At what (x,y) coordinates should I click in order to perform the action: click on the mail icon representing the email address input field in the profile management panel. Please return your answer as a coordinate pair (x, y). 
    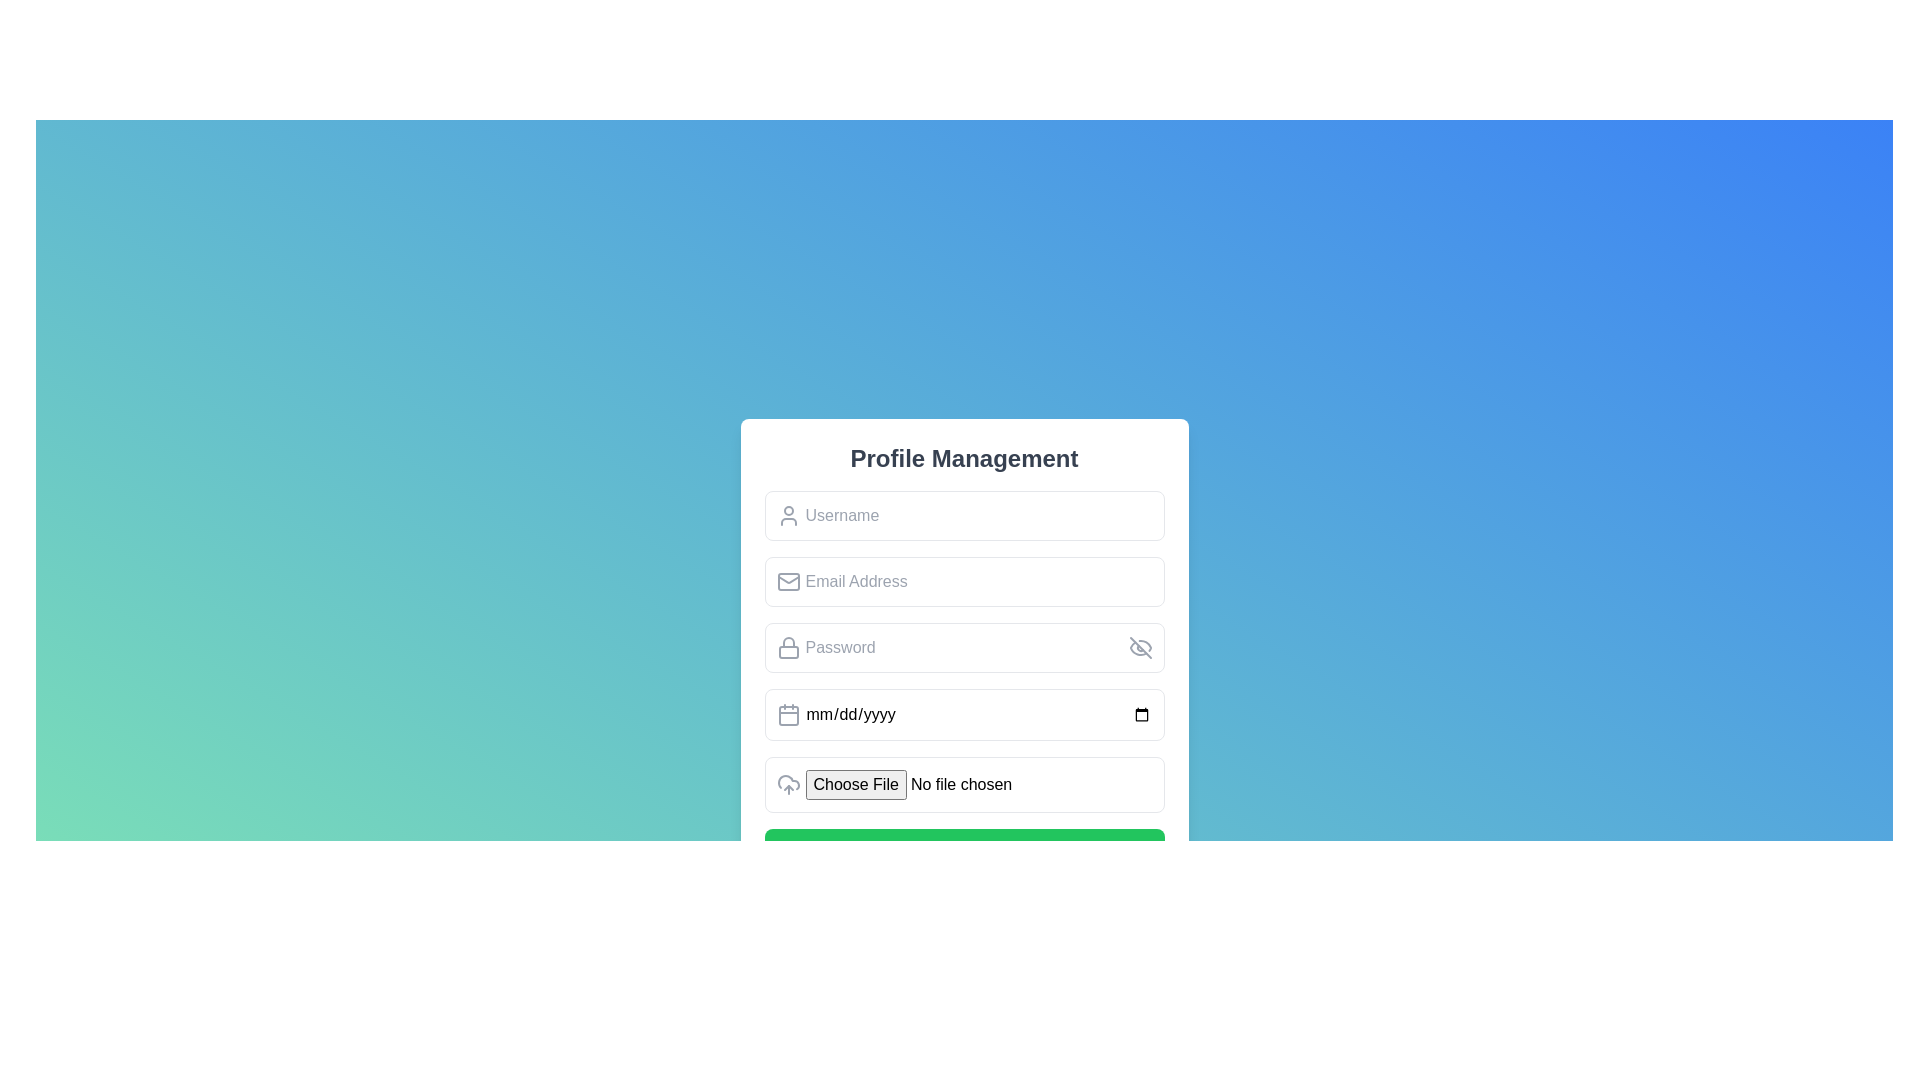
    Looking at the image, I should click on (787, 579).